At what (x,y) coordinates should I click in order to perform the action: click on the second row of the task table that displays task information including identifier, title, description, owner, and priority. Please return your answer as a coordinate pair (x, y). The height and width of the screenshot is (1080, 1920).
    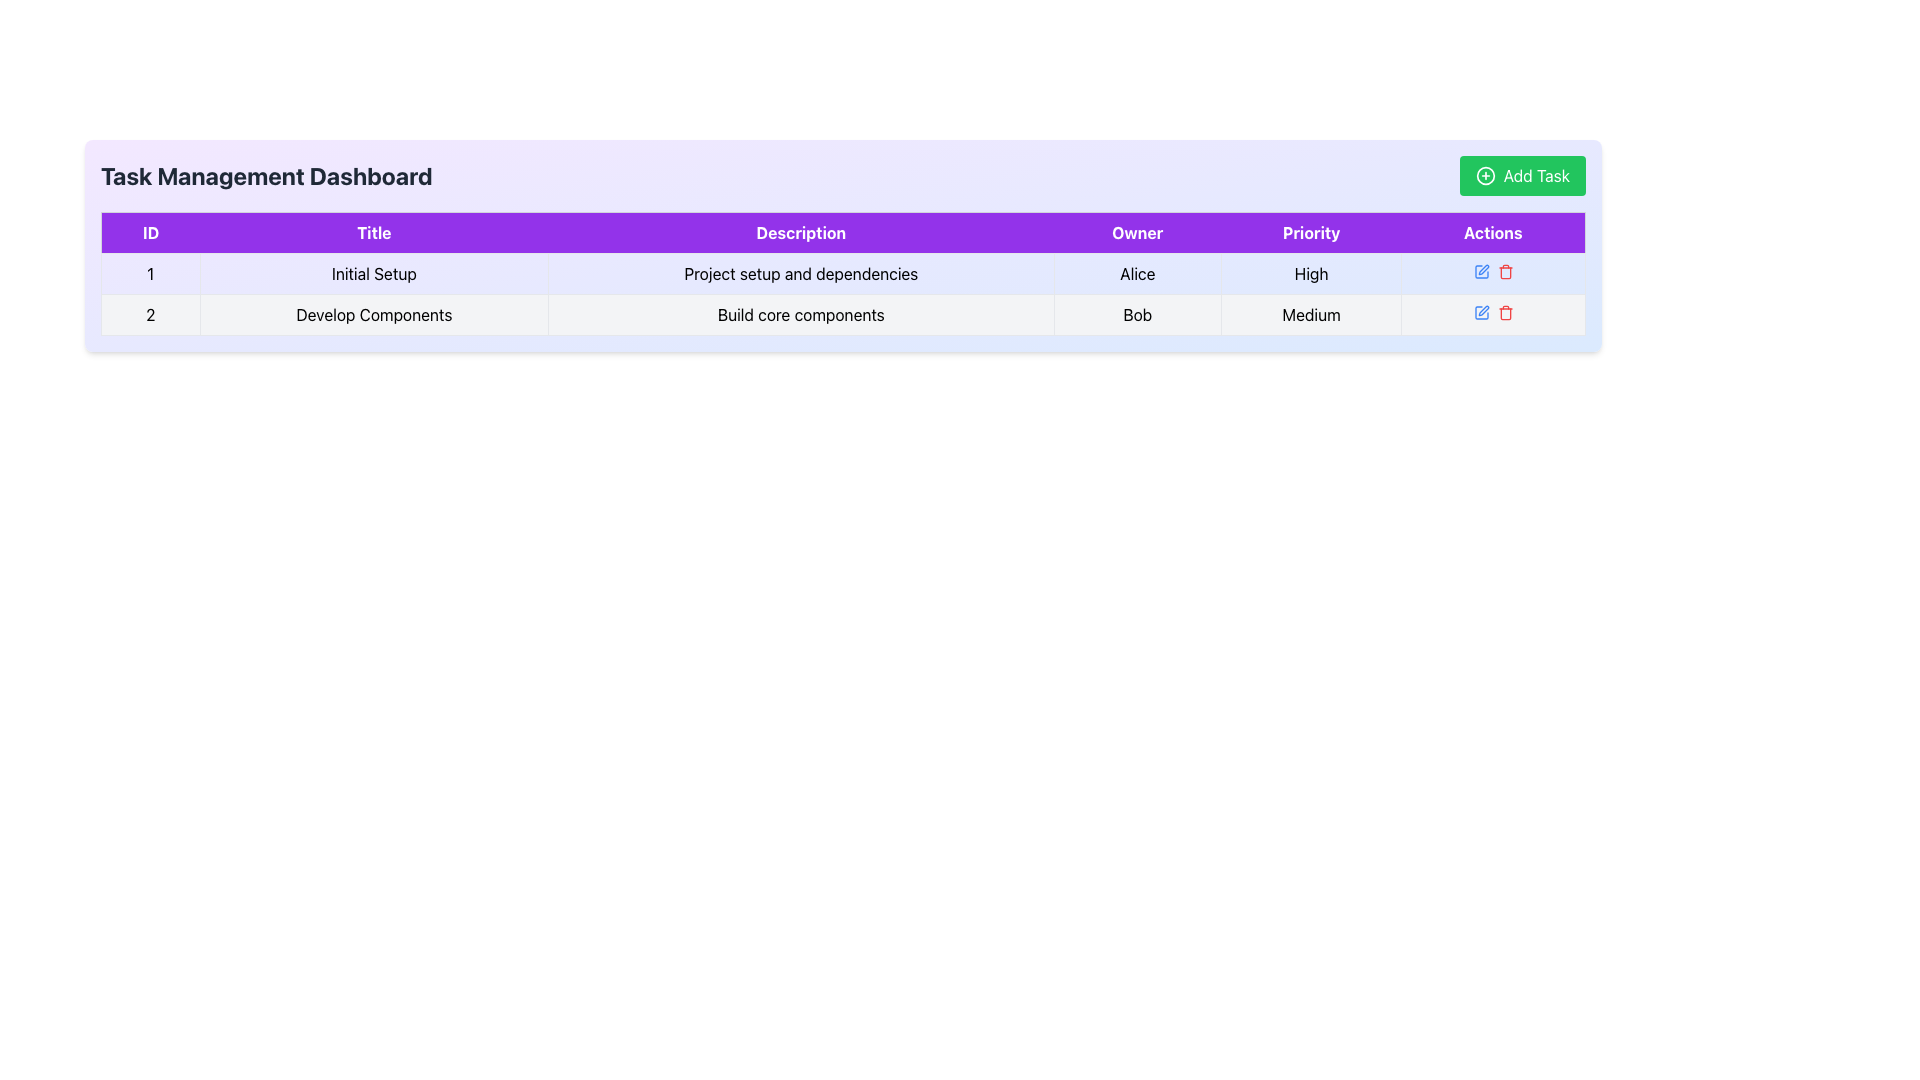
    Looking at the image, I should click on (843, 315).